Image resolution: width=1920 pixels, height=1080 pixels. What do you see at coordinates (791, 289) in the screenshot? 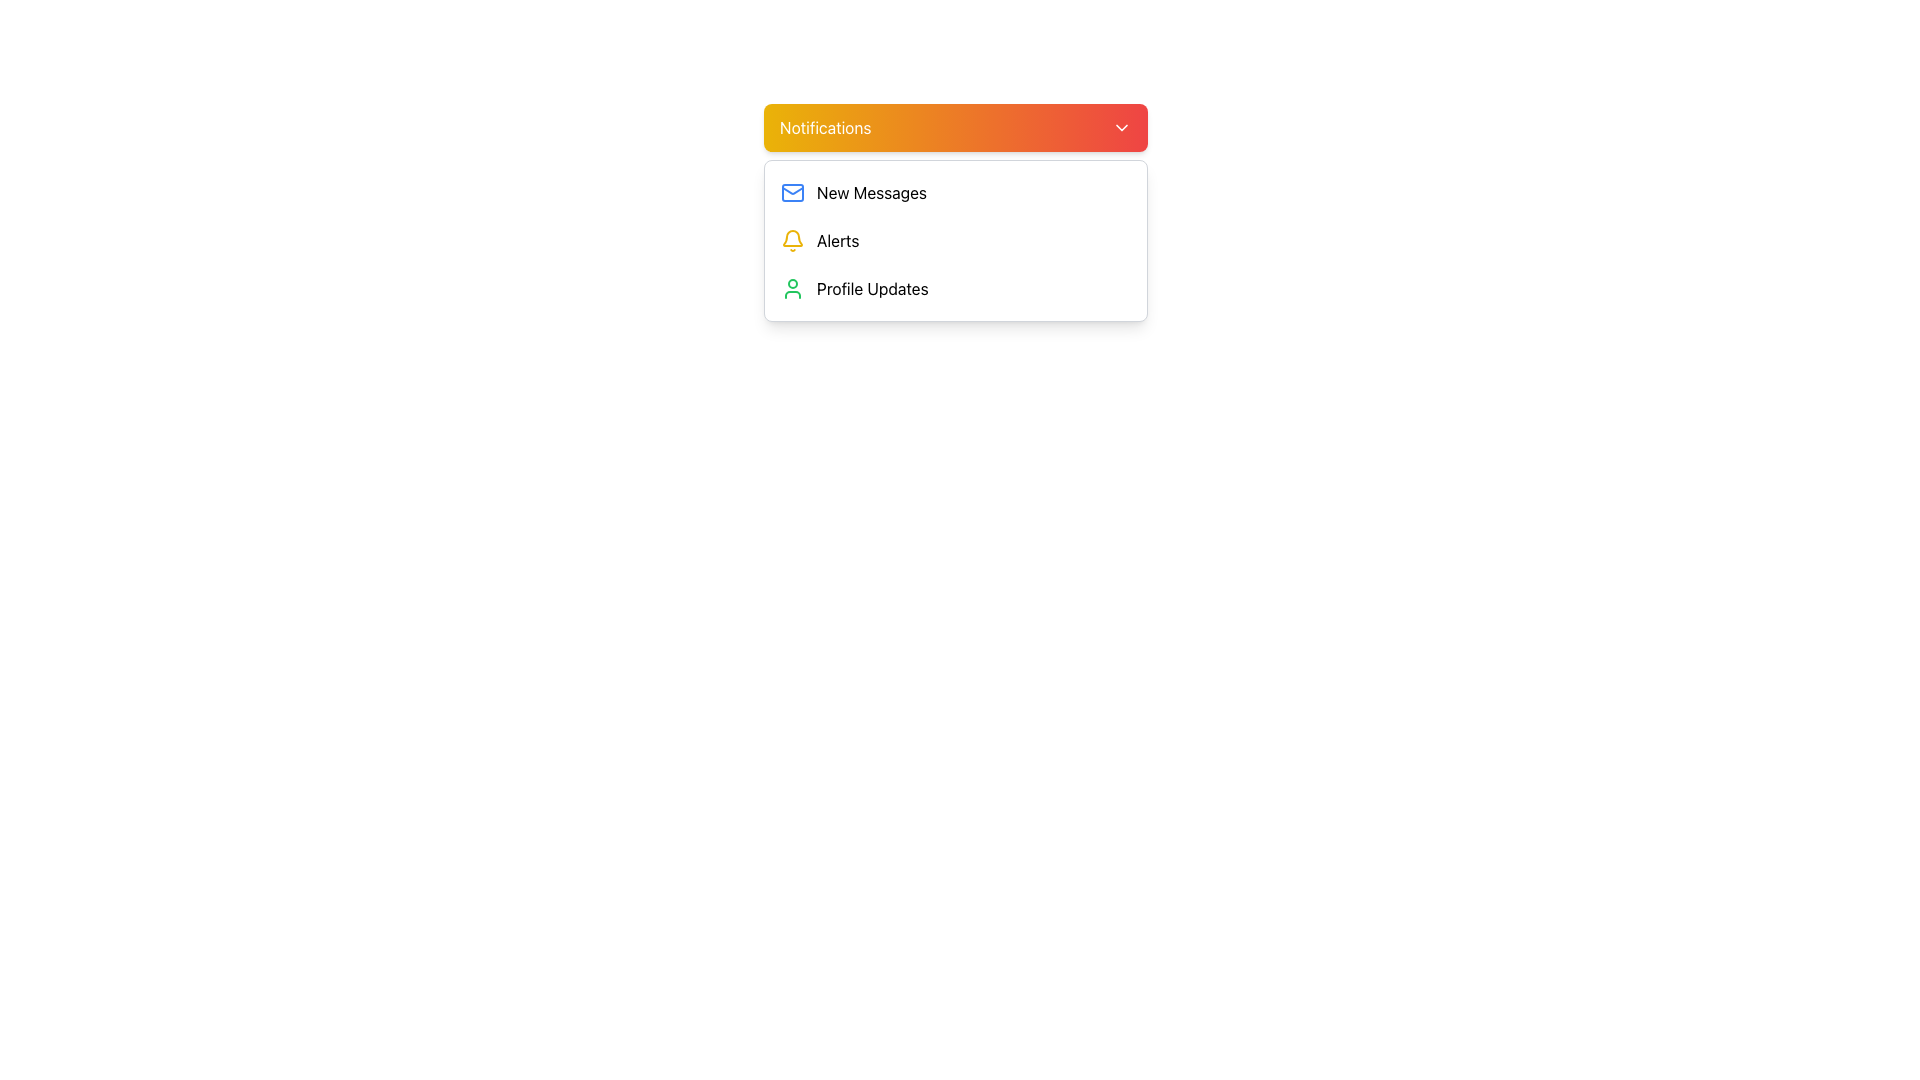
I see `the 'Profile Updates' icon in the dropdown menu for accessibility purposes` at bounding box center [791, 289].